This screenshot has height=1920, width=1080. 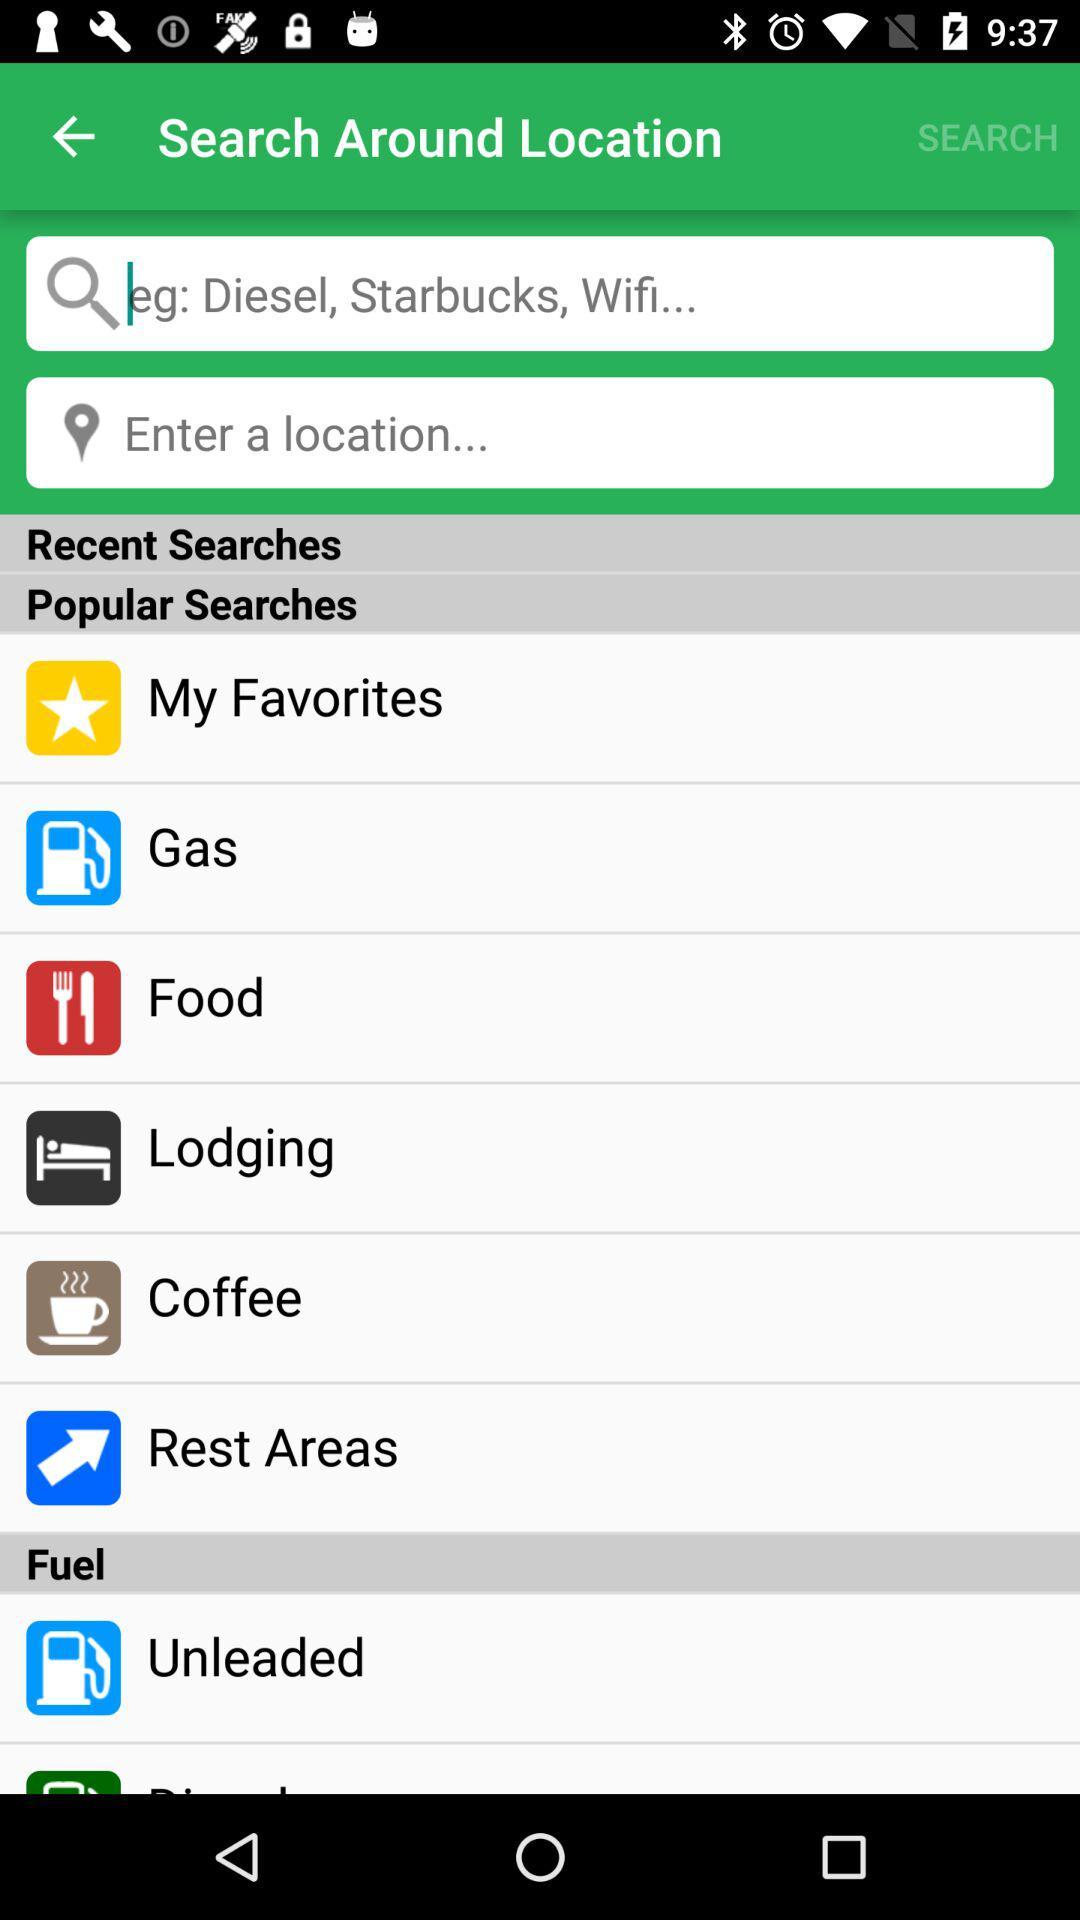 What do you see at coordinates (599, 995) in the screenshot?
I see `icon below the gas` at bounding box center [599, 995].